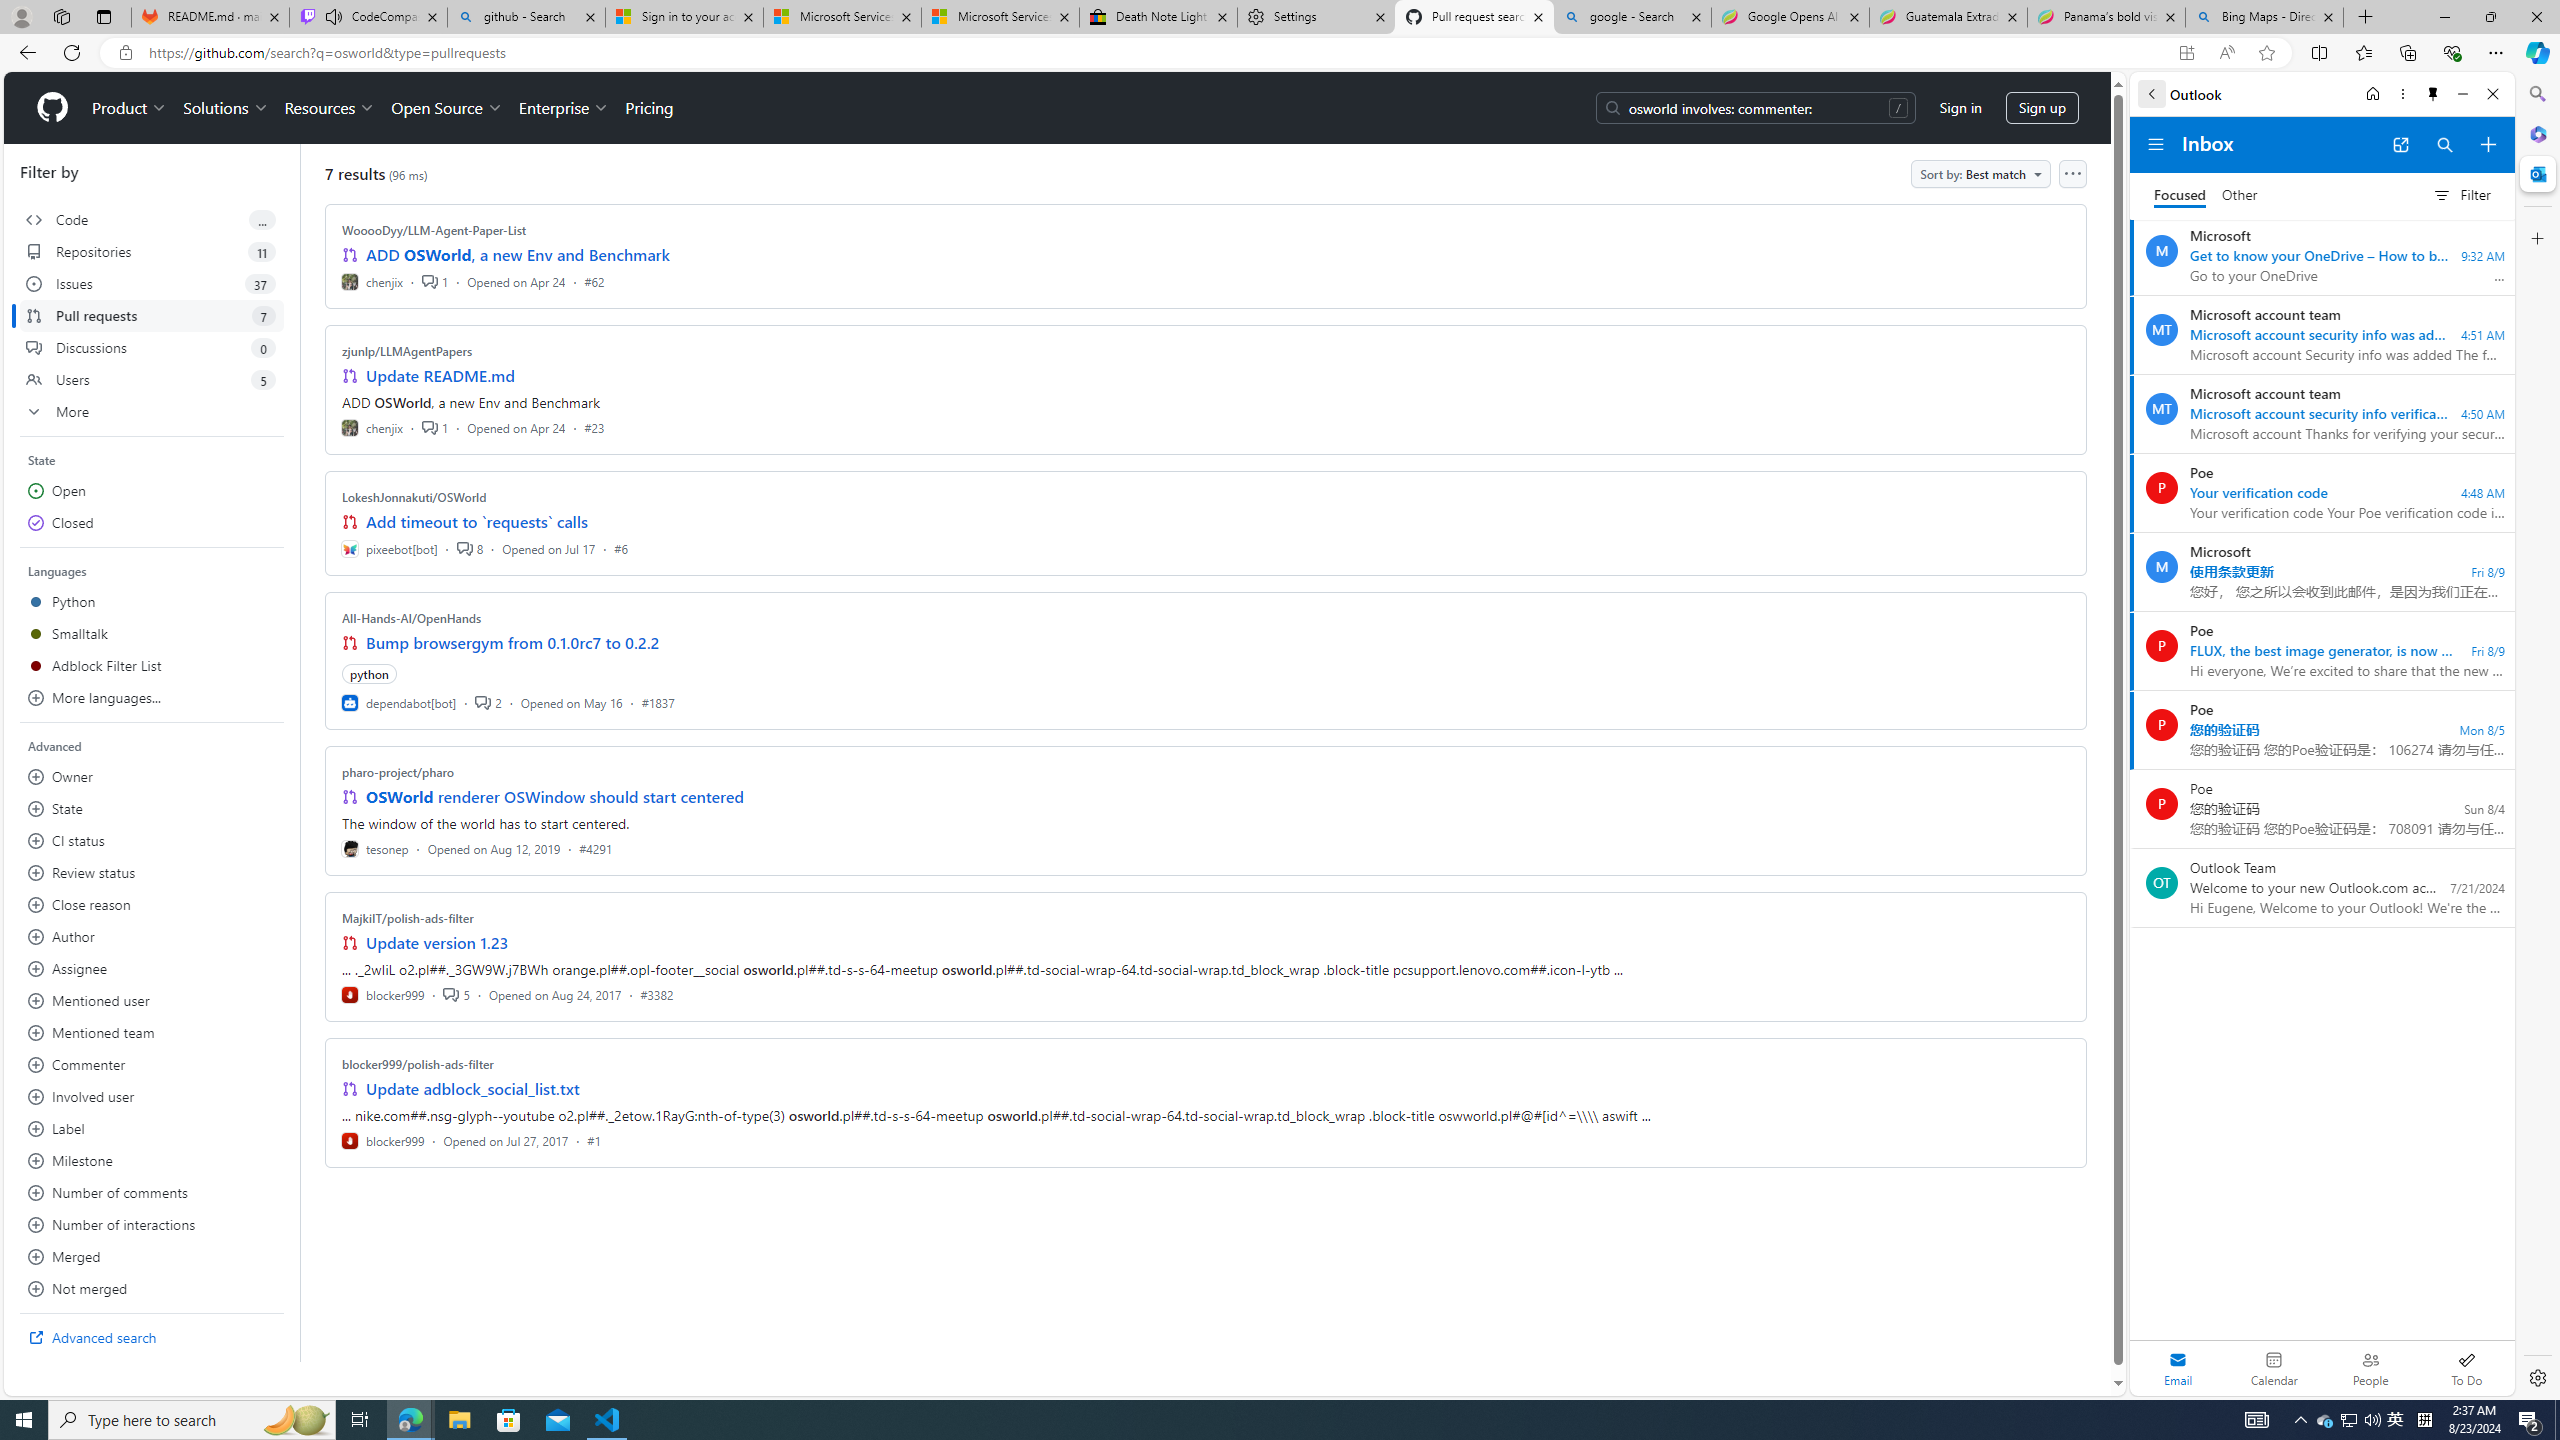  Describe the element at coordinates (554, 796) in the screenshot. I see `'OSWorld renderer OSWindow should start centered'` at that location.